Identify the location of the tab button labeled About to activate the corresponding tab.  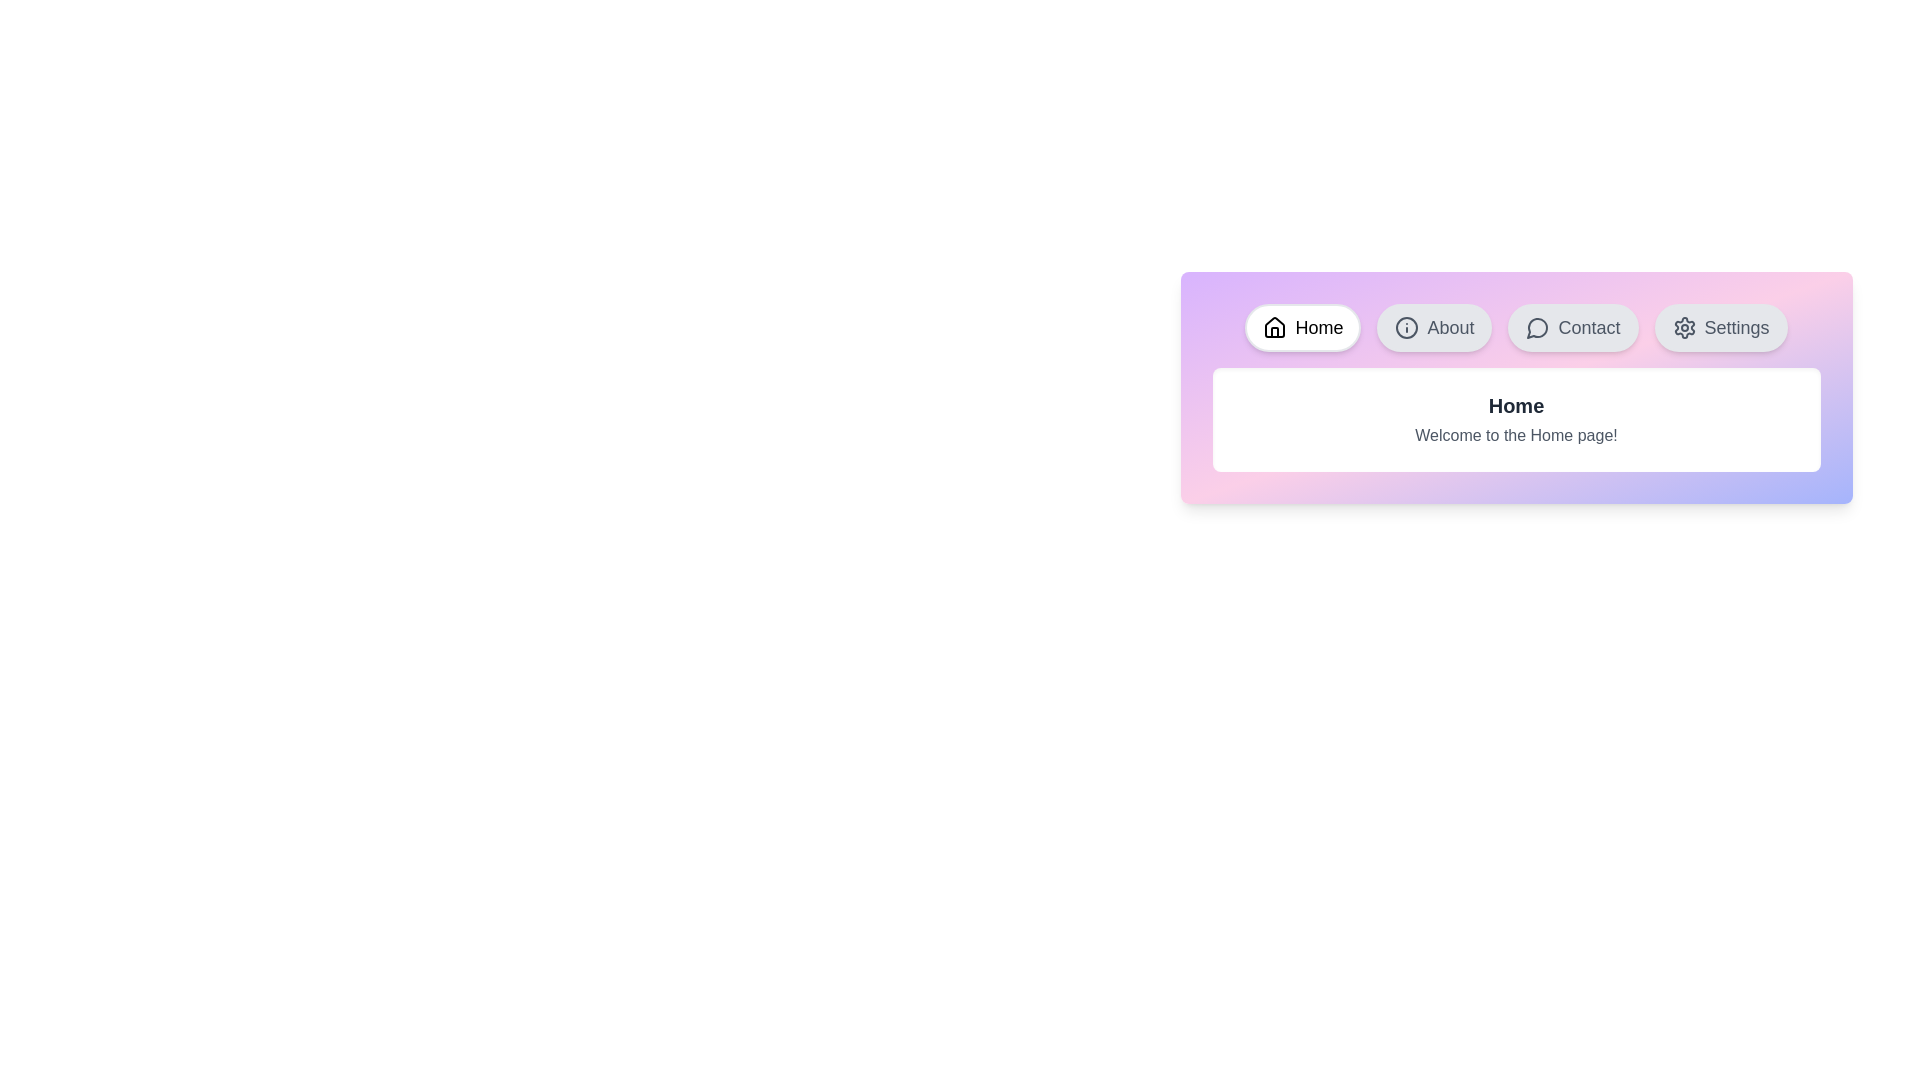
(1434, 326).